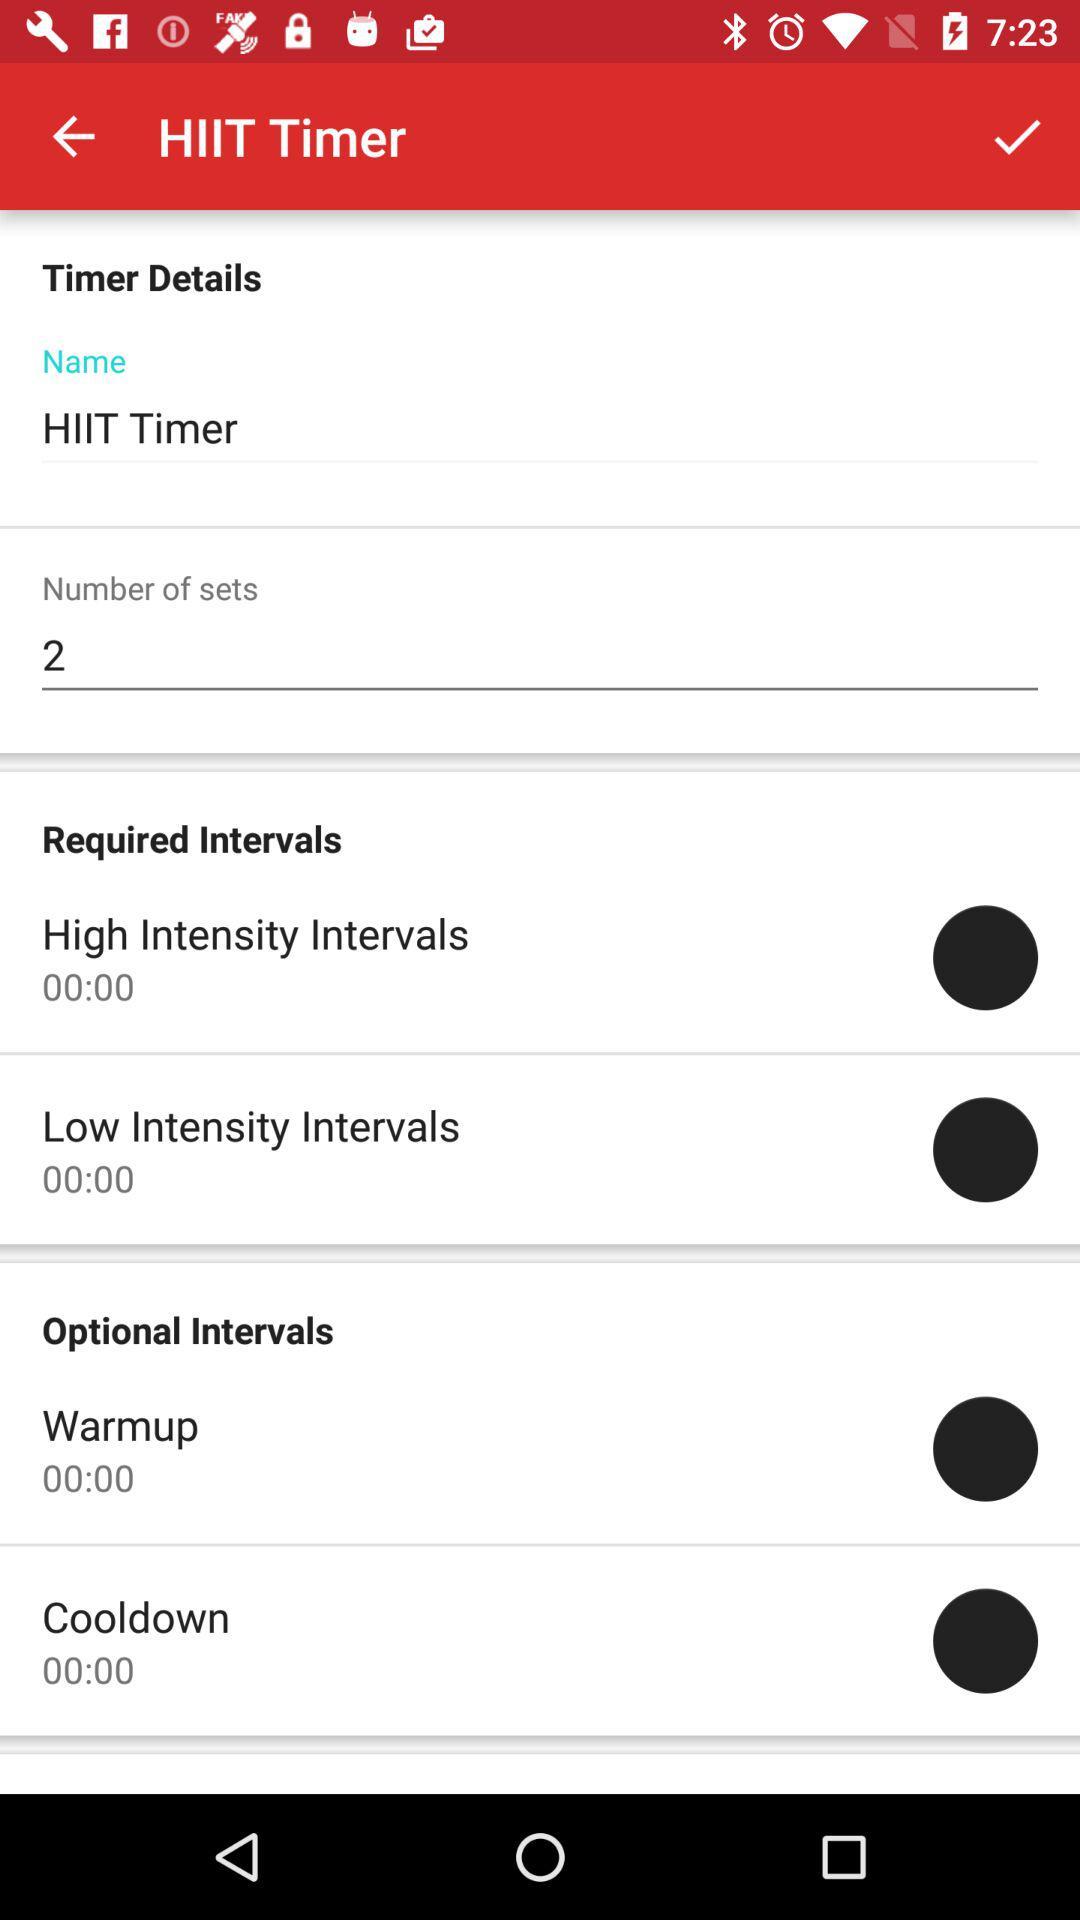 The height and width of the screenshot is (1920, 1080). Describe the element at coordinates (72, 135) in the screenshot. I see `the icon above the timer details item` at that location.